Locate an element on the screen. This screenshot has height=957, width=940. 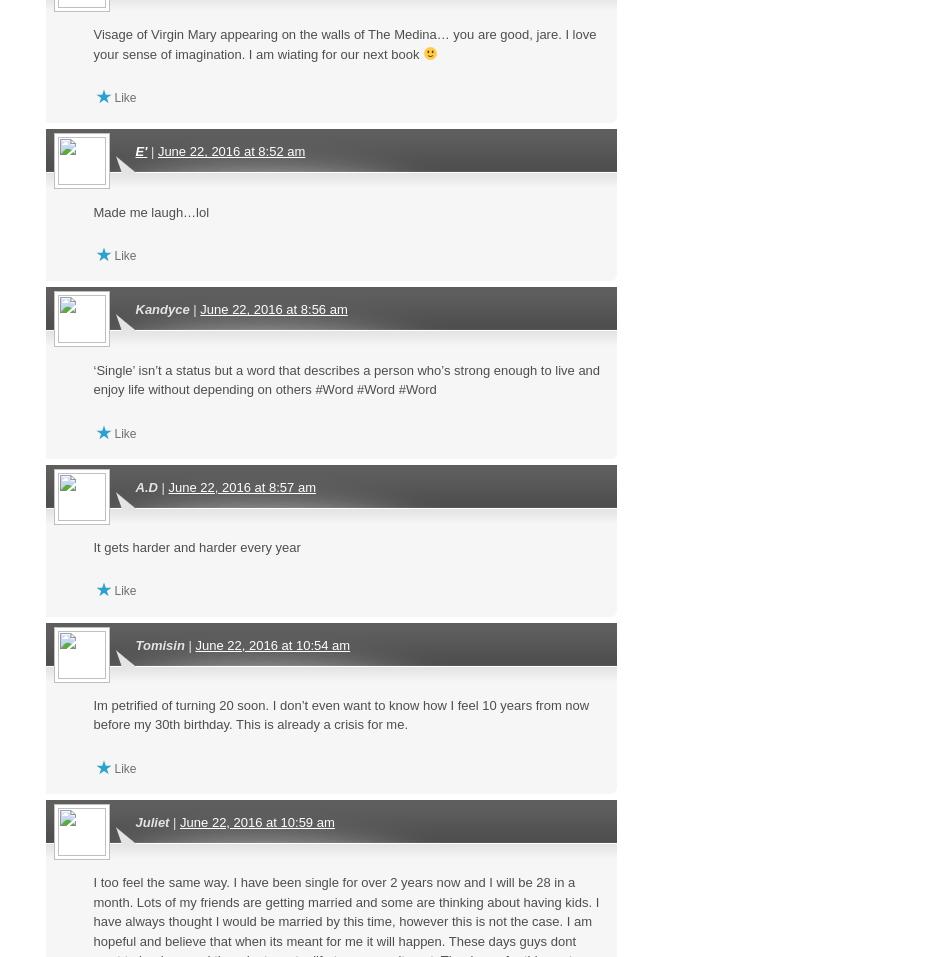
'June 22, 2016 at 10:59 am' is located at coordinates (256, 820).